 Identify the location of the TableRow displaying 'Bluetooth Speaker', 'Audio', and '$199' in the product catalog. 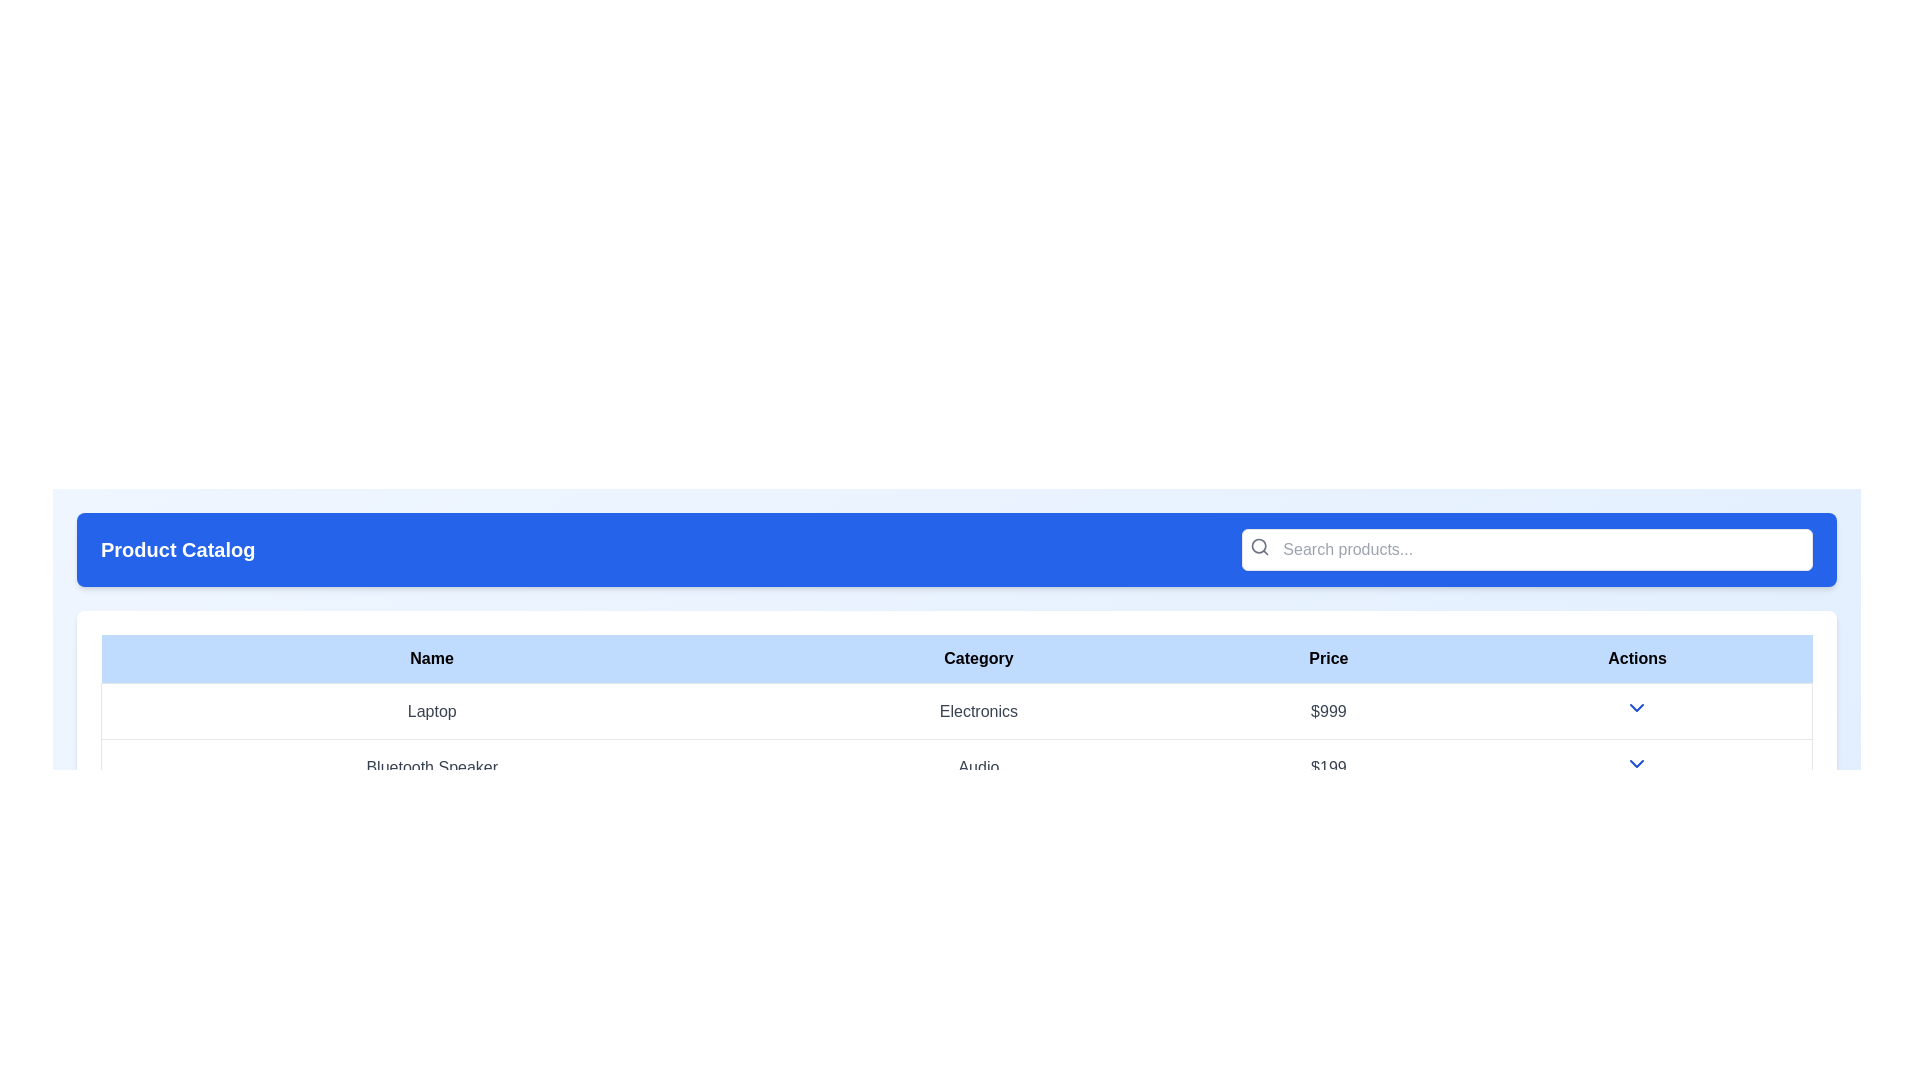
(955, 766).